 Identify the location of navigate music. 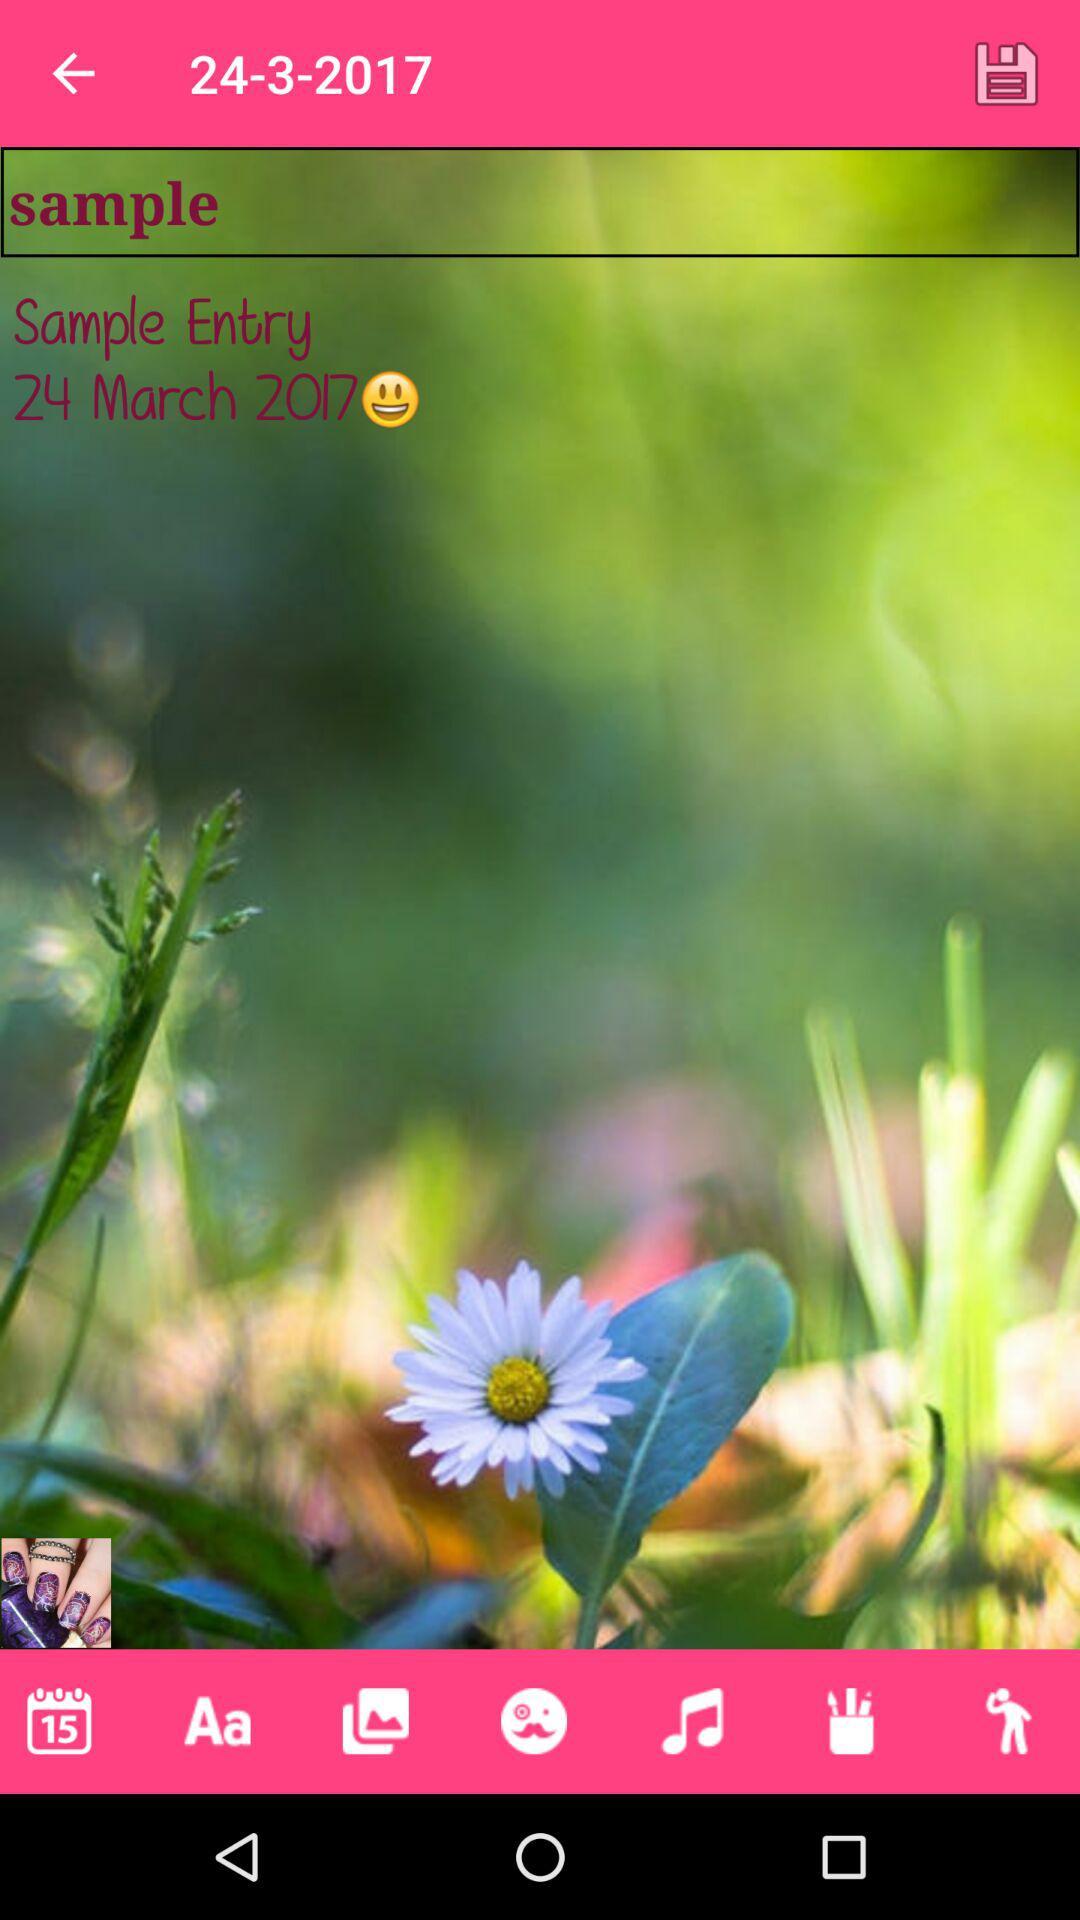
(691, 1720).